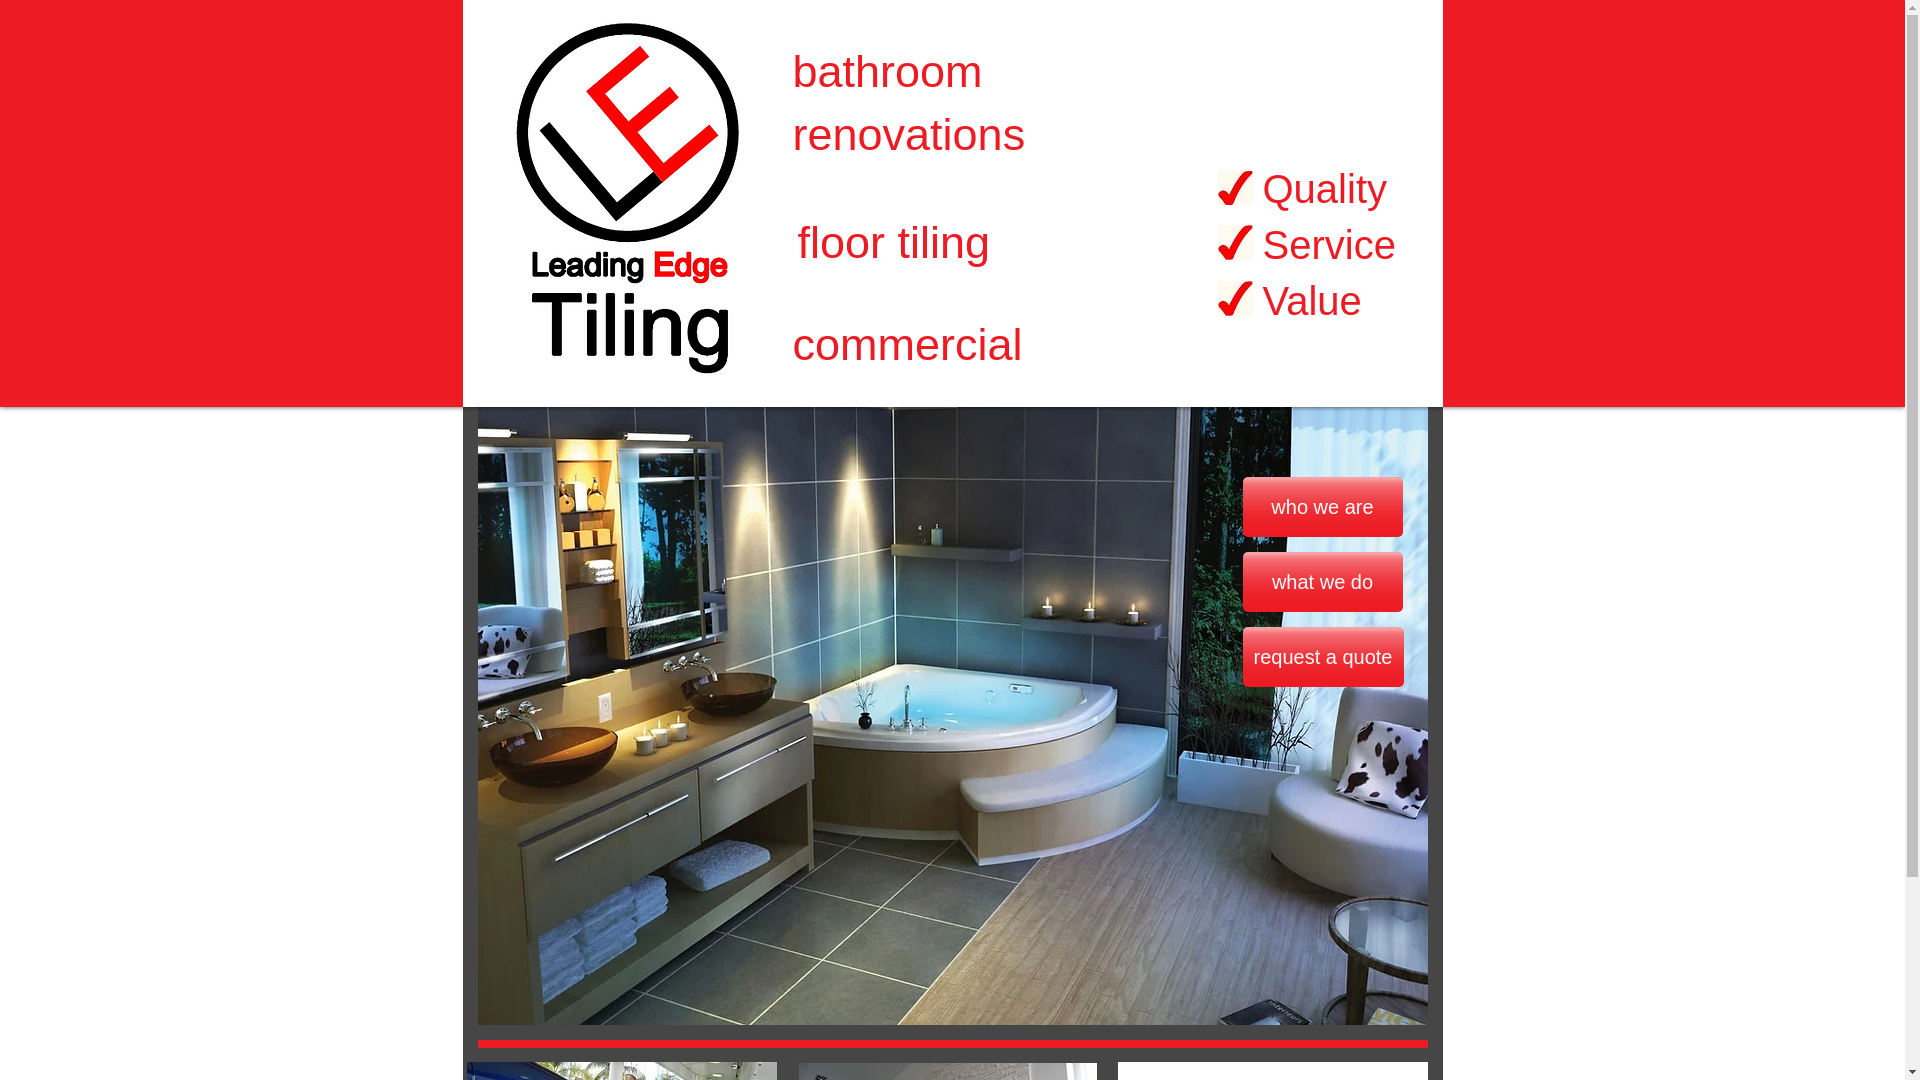 This screenshot has height=1080, width=1920. Describe the element at coordinates (1241, 505) in the screenshot. I see `'who we are'` at that location.